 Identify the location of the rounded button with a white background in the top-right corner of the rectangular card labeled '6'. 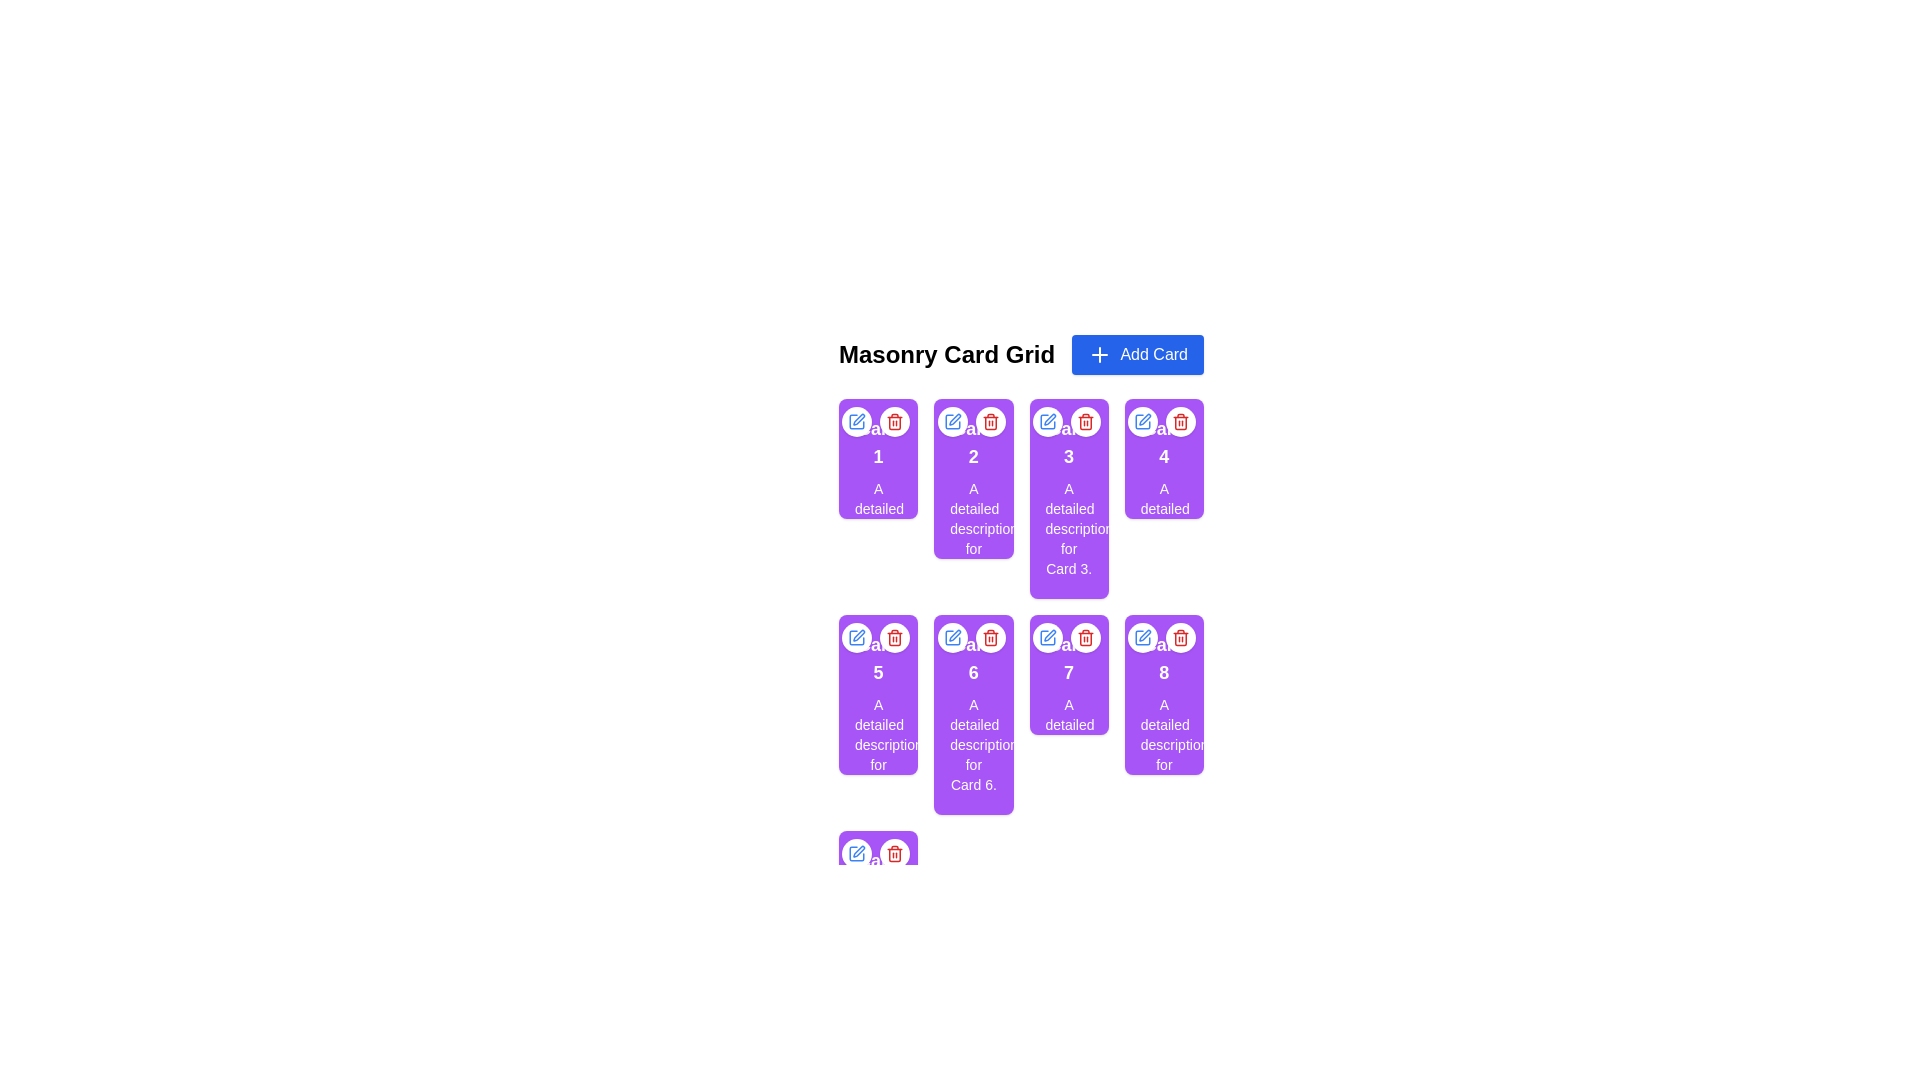
(951, 637).